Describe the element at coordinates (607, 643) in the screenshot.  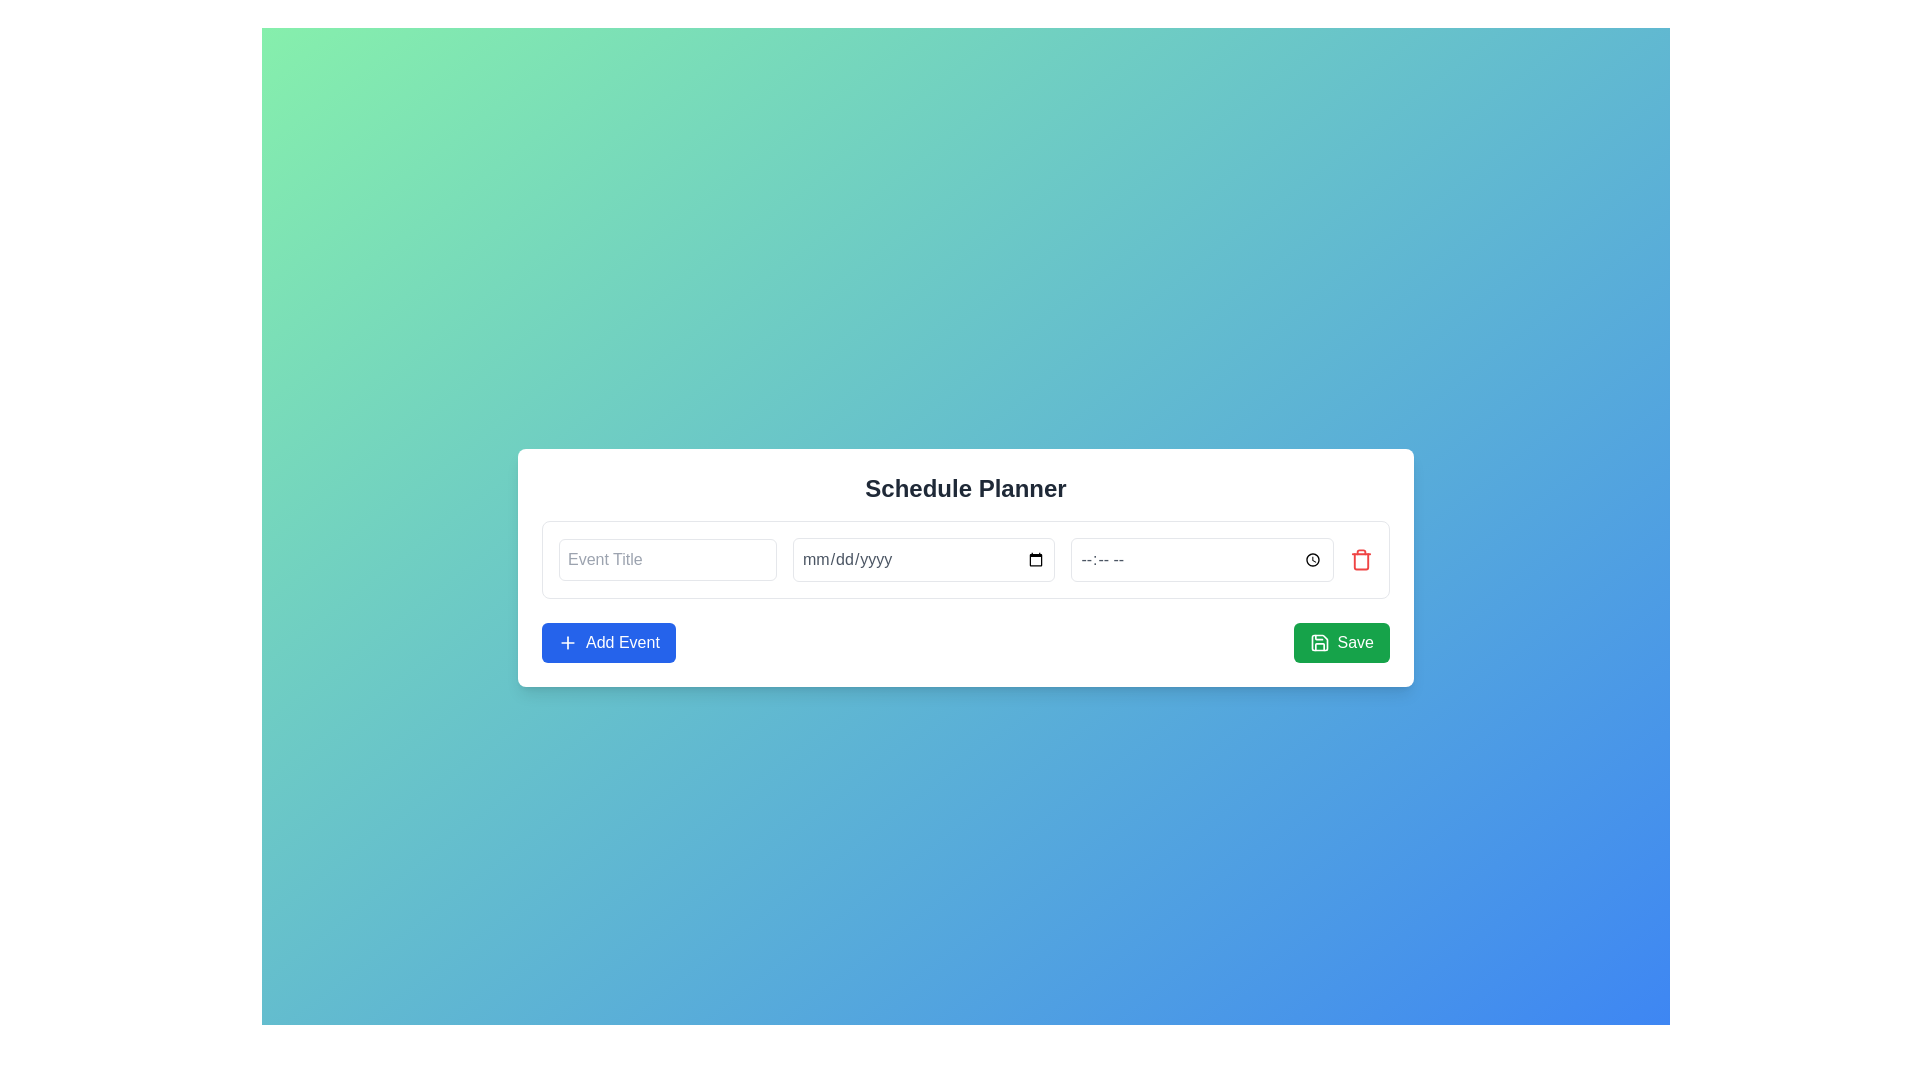
I see `the first button from the left in the horizontal row of buttons that is used to add a new event` at that location.